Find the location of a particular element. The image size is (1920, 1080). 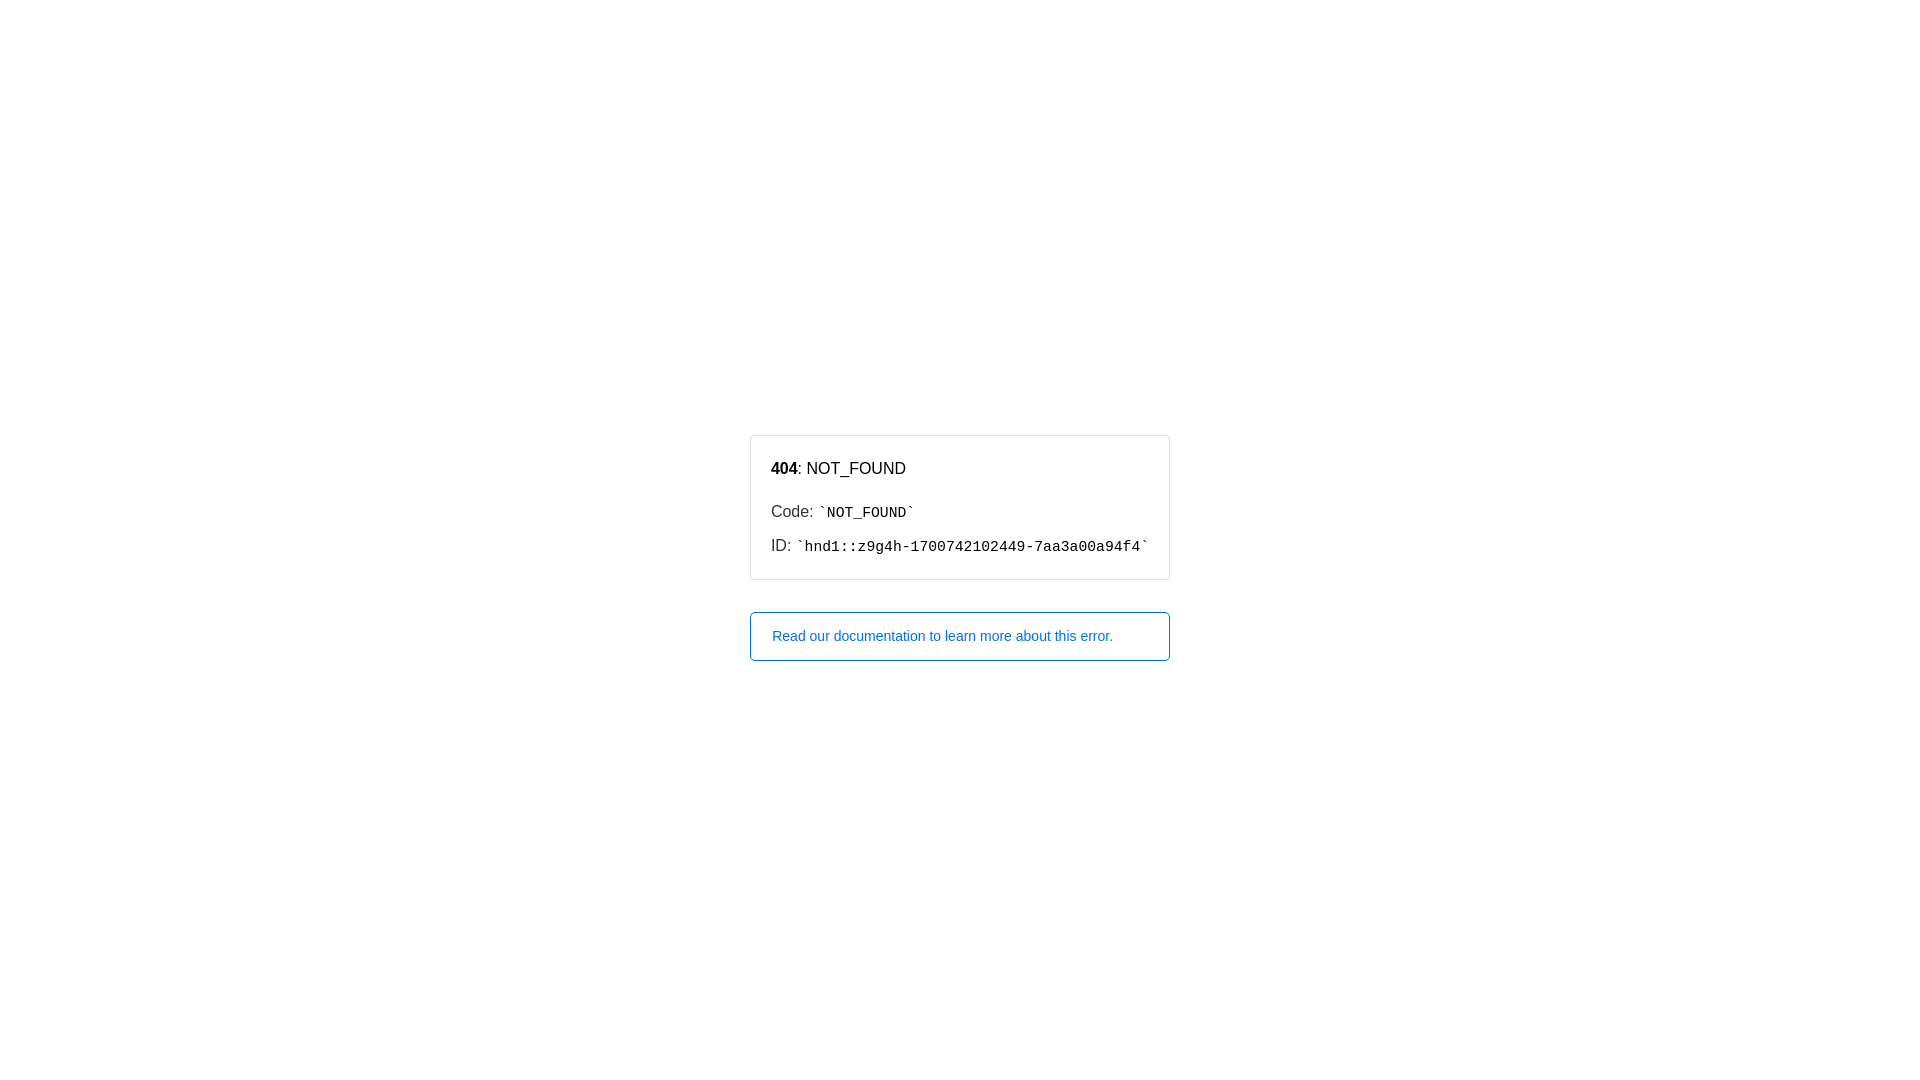

'Read our documentation to learn more about this error.' is located at coordinates (960, 636).